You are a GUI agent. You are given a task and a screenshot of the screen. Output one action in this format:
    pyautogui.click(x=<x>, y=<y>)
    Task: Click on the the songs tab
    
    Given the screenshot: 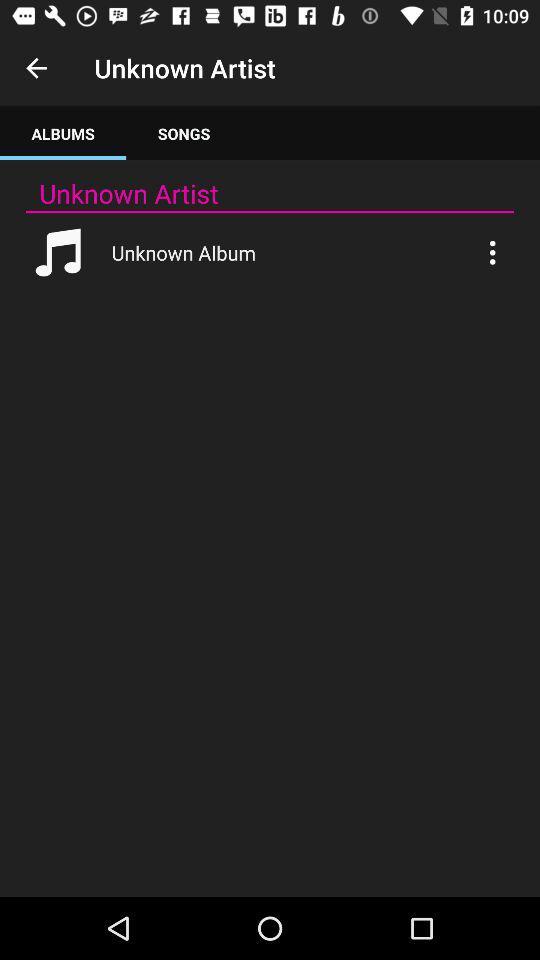 What is the action you would take?
    pyautogui.click(x=183, y=133)
    